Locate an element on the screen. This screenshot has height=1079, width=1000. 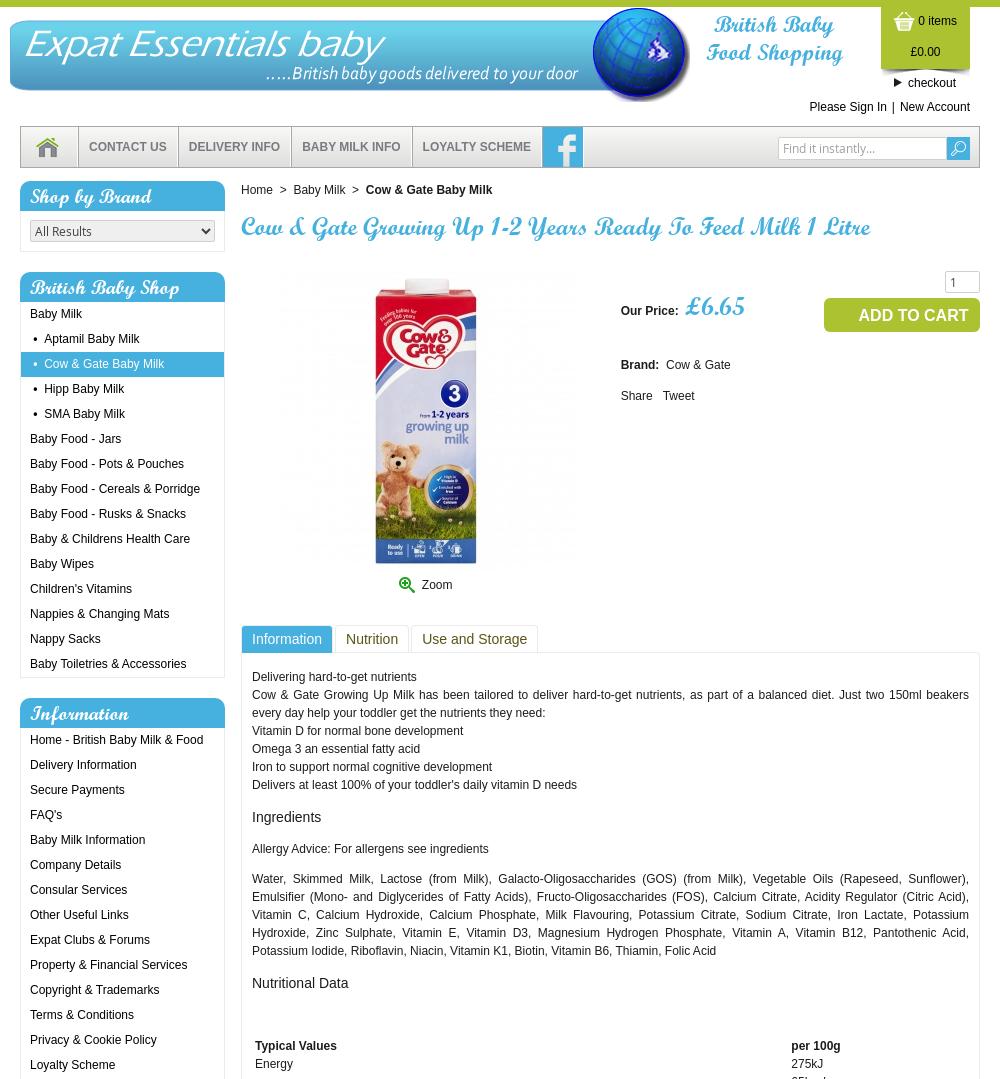
'Use and Storage' is located at coordinates (473, 637).